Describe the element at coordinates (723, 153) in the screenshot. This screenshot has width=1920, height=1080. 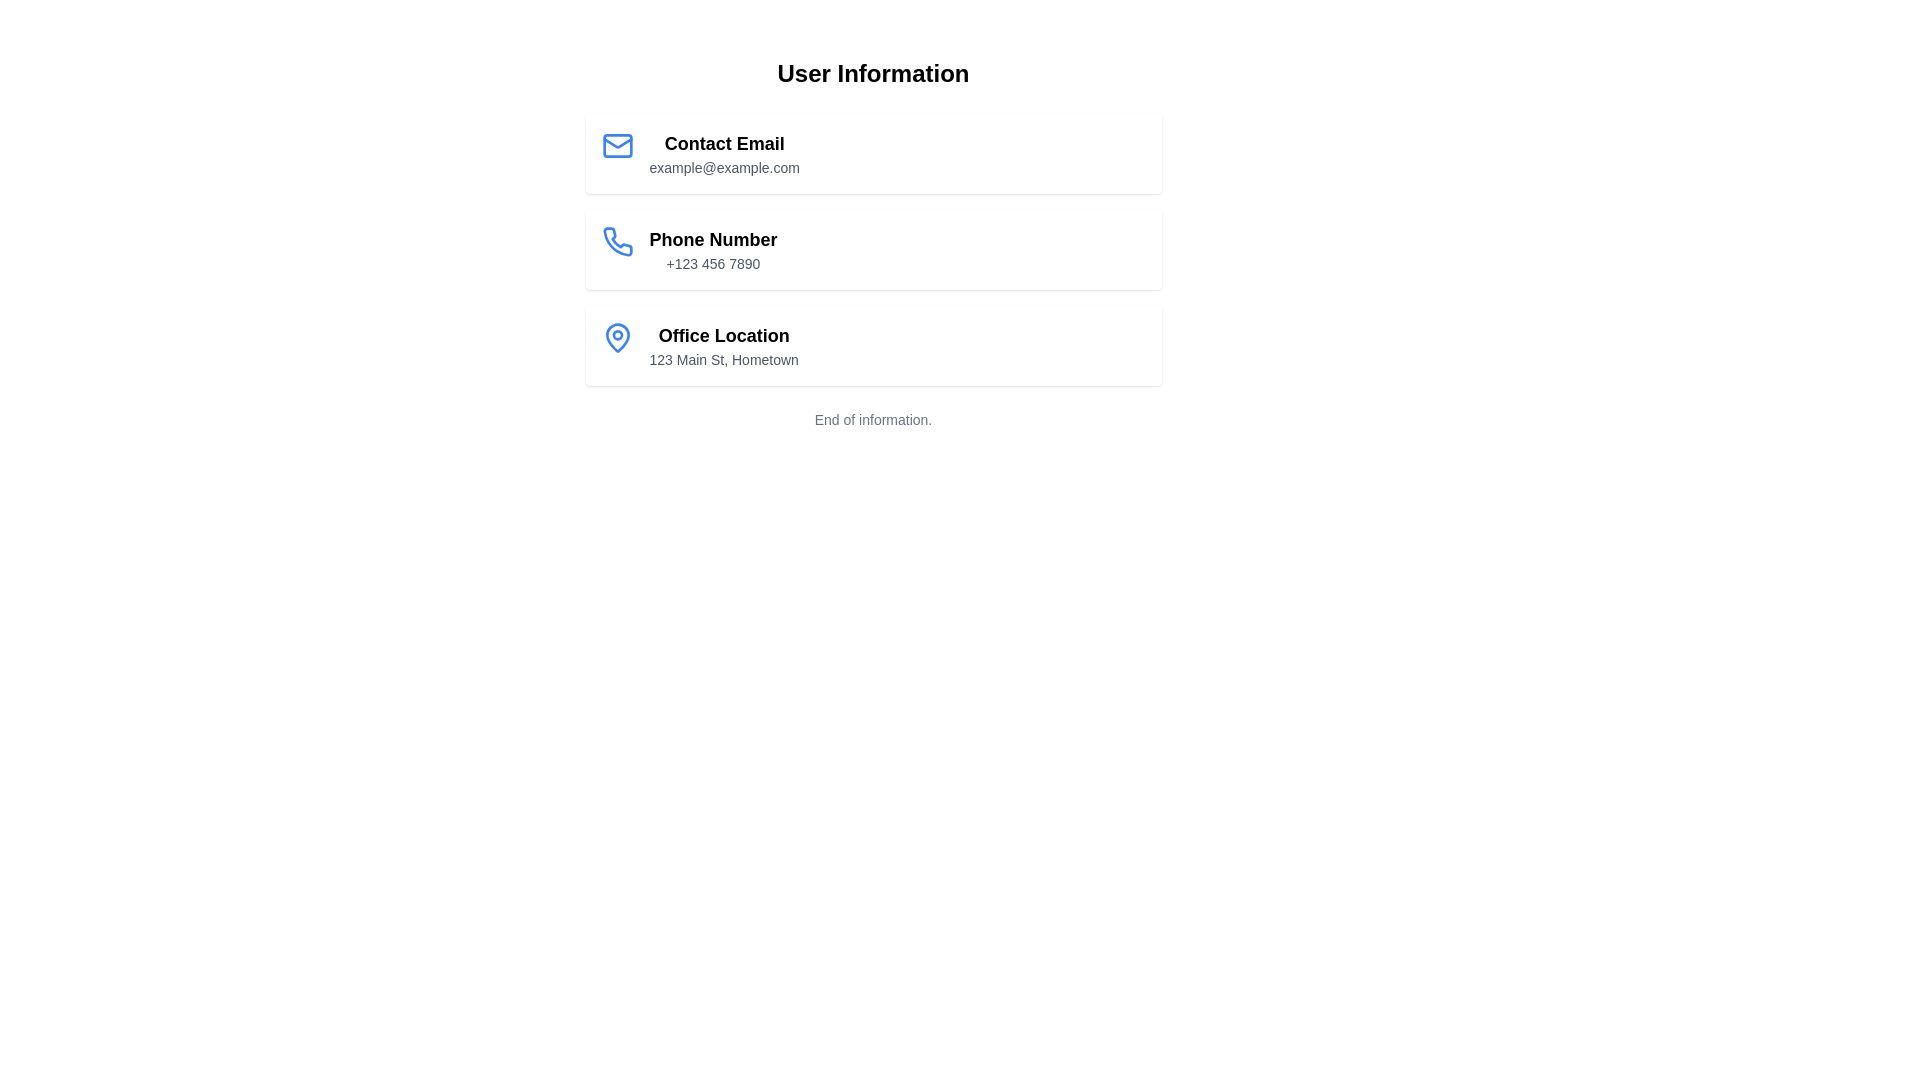
I see `the text display block that shows the contact email information, located at the top of a vertical list within a card layout` at that location.